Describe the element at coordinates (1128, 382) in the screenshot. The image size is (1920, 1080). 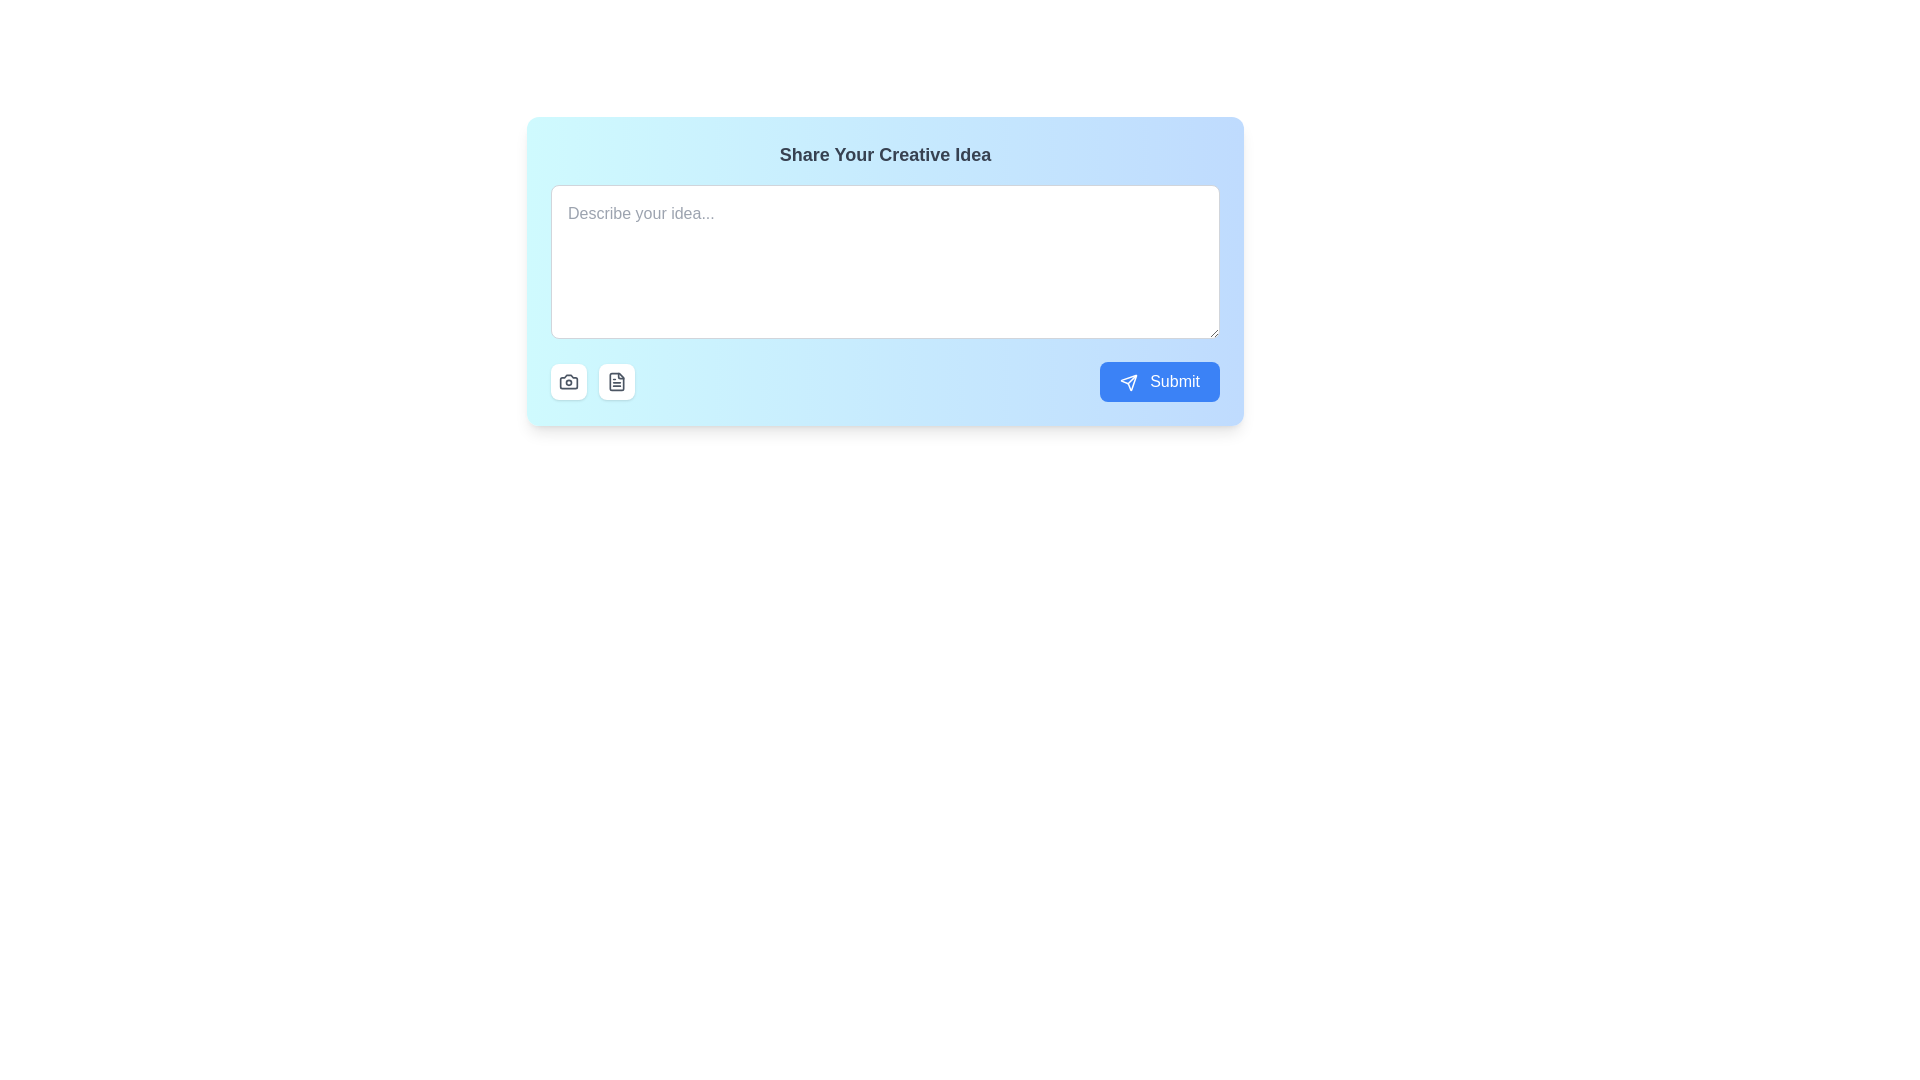
I see `the 'Submit' button icon located at the bottom-right corner of the card, which visually represents the action of submitting` at that location.